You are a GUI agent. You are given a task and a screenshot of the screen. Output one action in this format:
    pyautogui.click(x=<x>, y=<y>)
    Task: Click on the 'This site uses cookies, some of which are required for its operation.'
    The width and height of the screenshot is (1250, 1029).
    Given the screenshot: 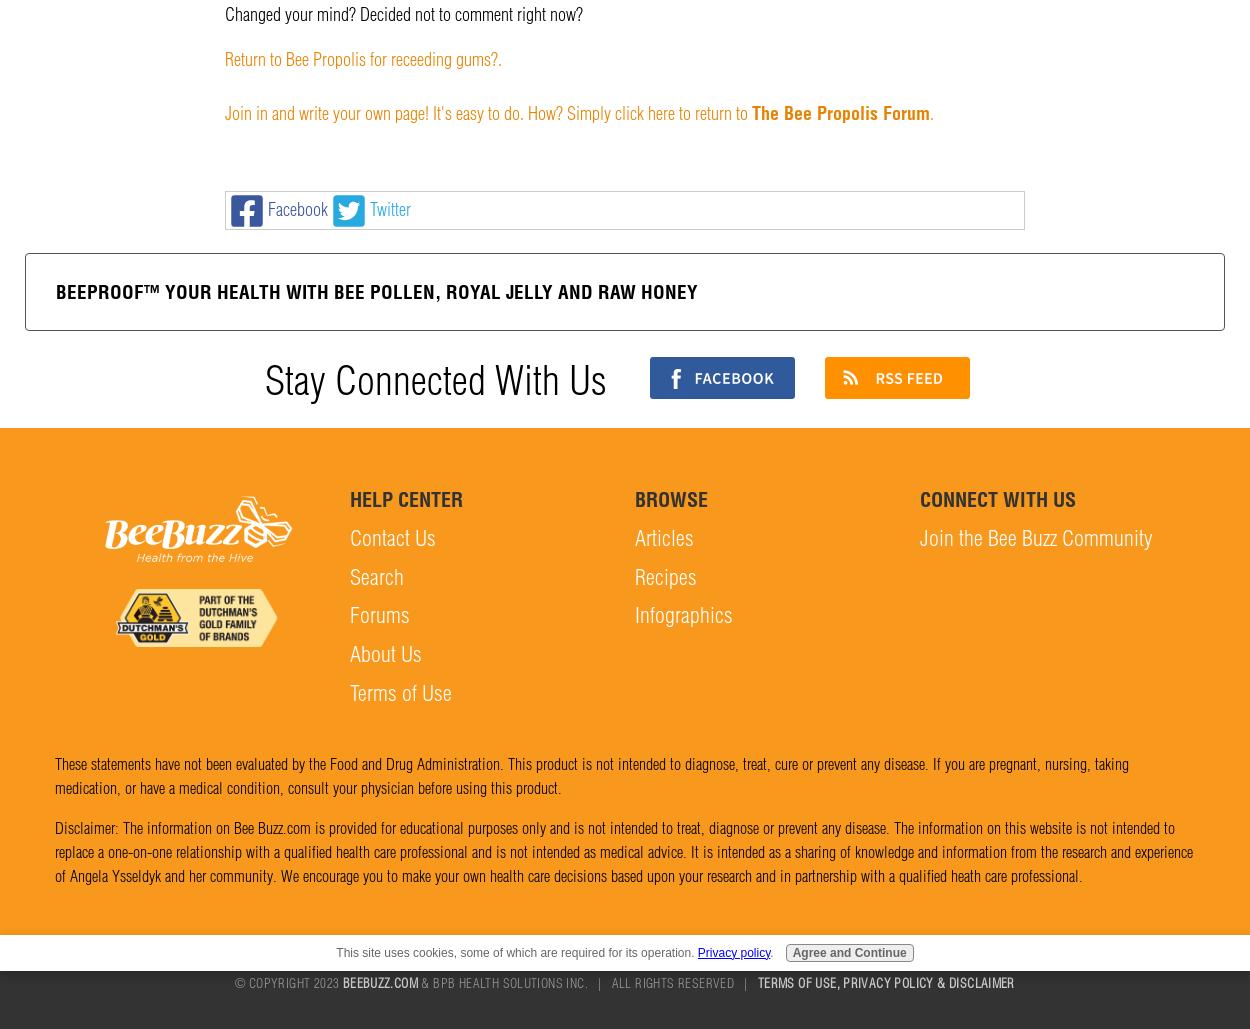 What is the action you would take?
    pyautogui.click(x=516, y=952)
    